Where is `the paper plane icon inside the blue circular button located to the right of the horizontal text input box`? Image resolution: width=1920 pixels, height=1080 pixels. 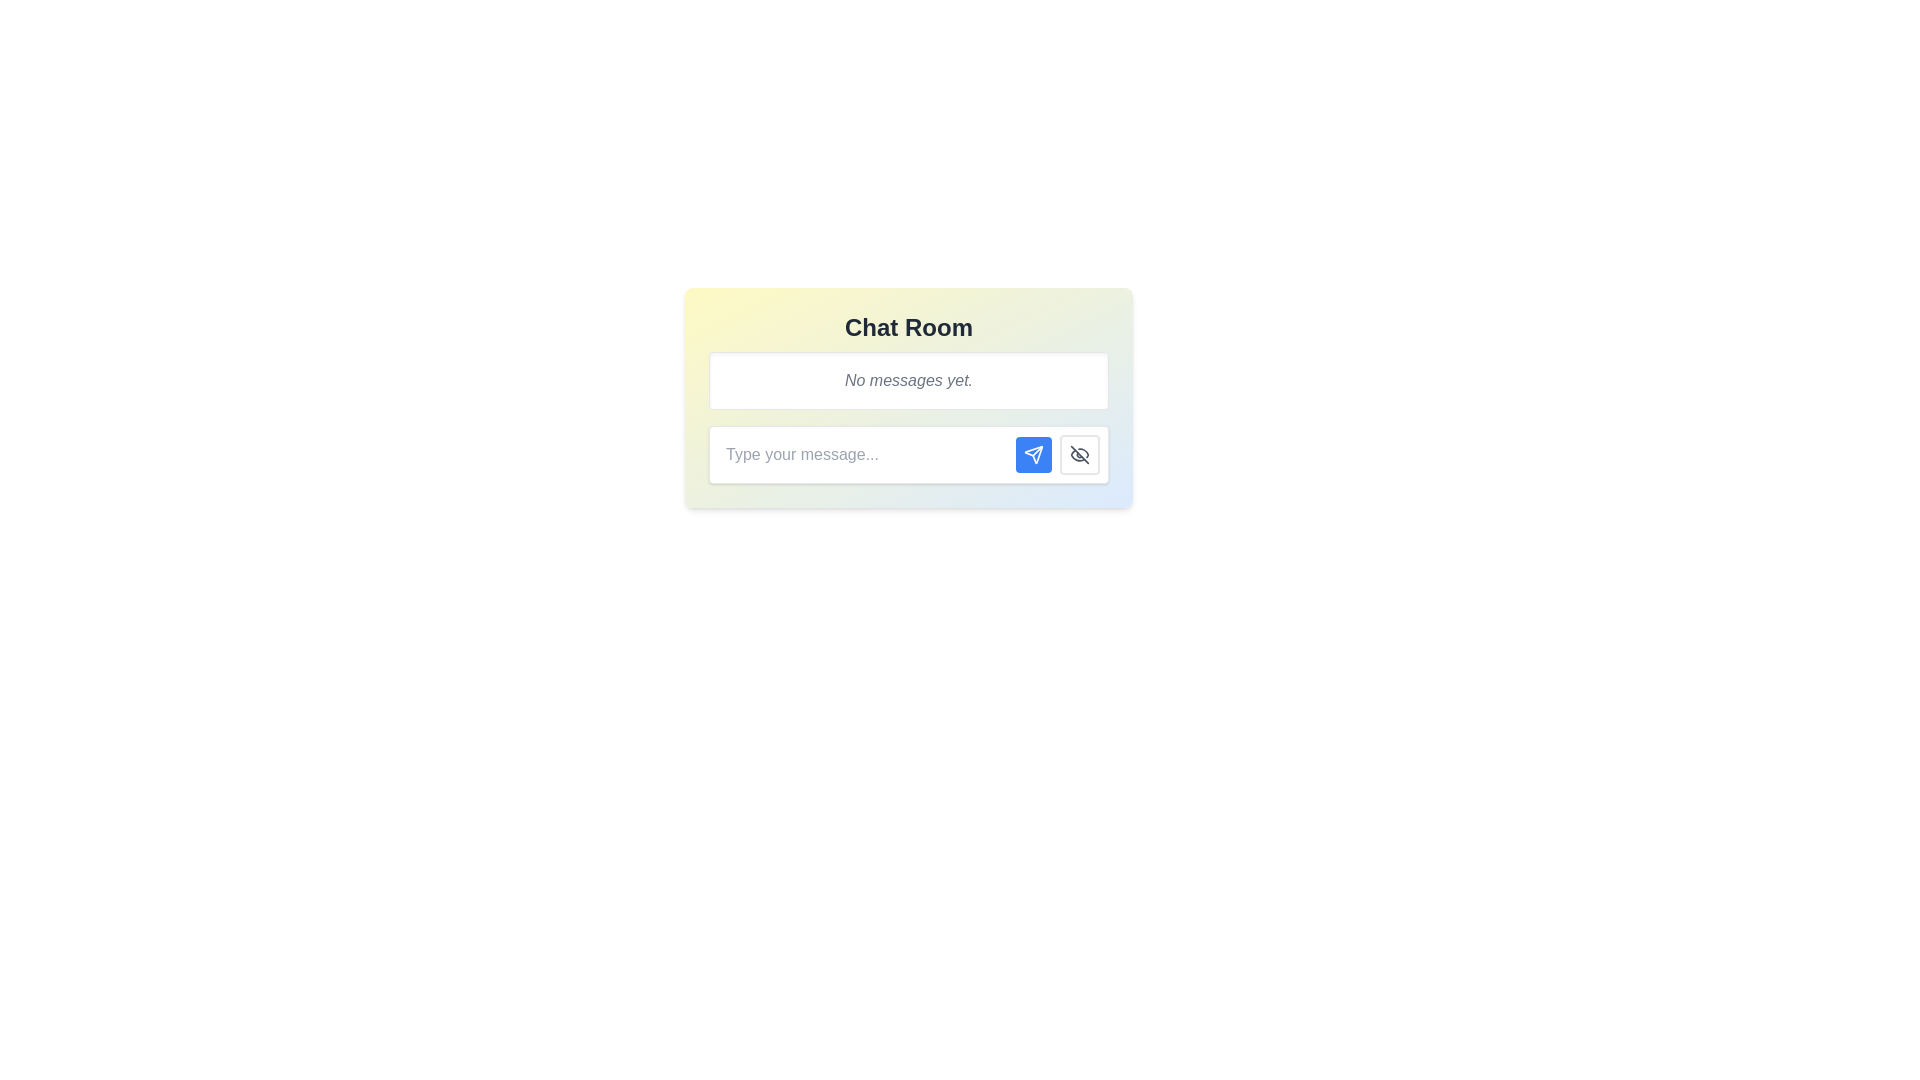
the paper plane icon inside the blue circular button located to the right of the horizontal text input box is located at coordinates (1033, 455).